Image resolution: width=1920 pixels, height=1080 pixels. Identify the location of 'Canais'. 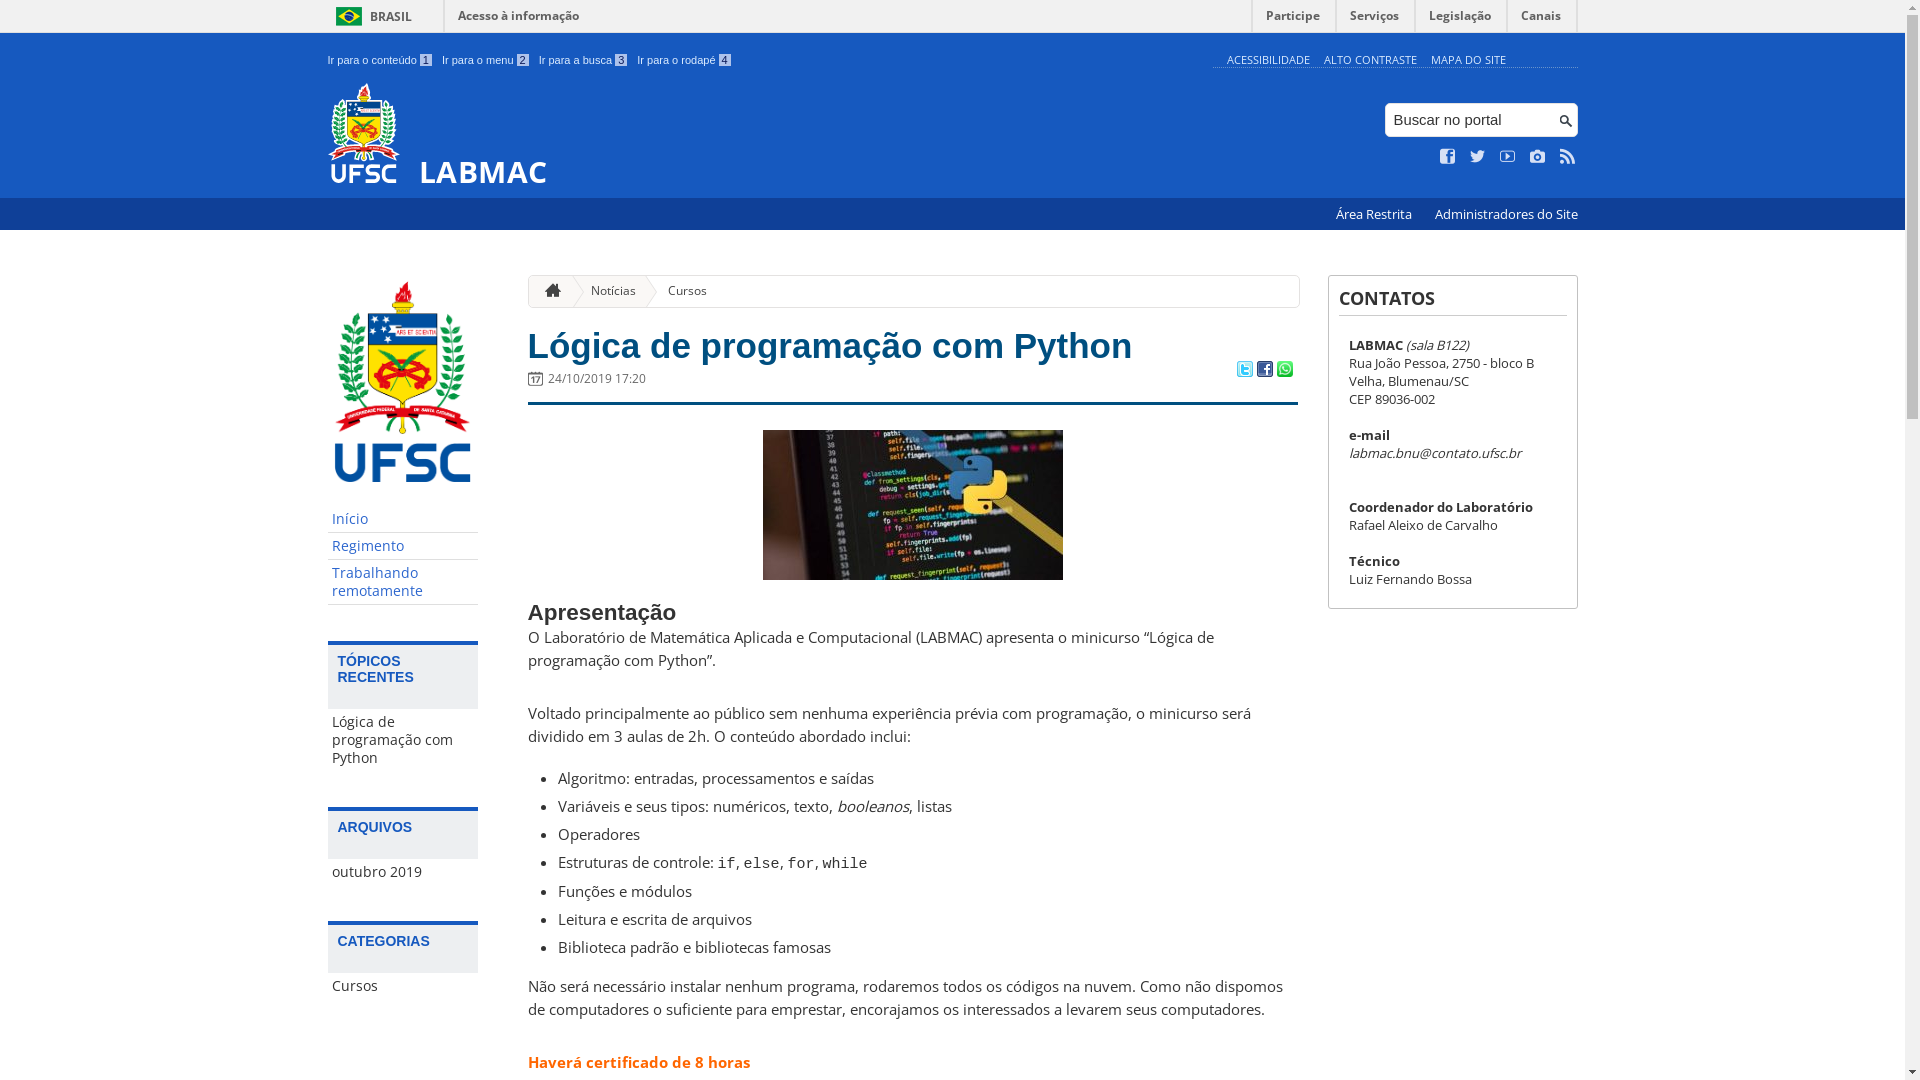
(1540, 20).